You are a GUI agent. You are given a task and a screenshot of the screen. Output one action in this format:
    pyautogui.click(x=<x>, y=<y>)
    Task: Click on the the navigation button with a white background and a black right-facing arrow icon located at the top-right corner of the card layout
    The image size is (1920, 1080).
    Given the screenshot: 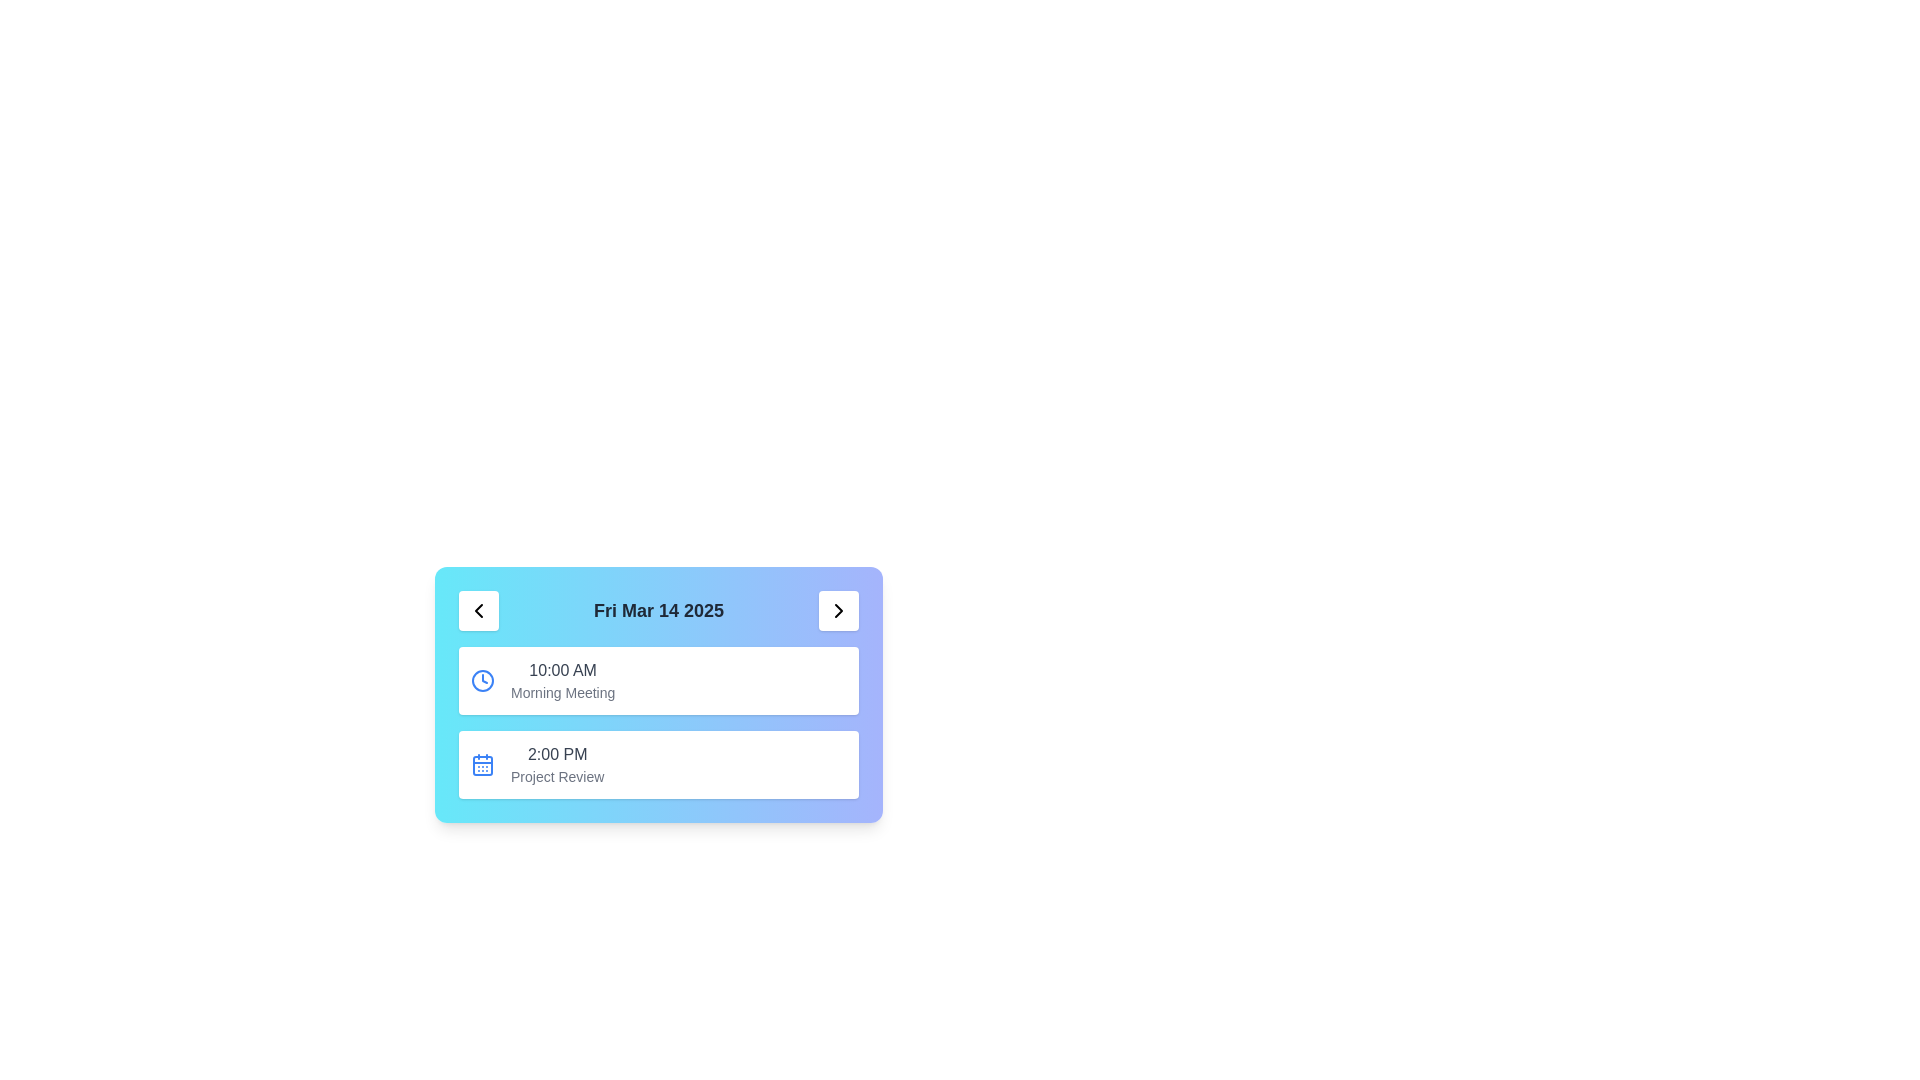 What is the action you would take?
    pyautogui.click(x=839, y=609)
    